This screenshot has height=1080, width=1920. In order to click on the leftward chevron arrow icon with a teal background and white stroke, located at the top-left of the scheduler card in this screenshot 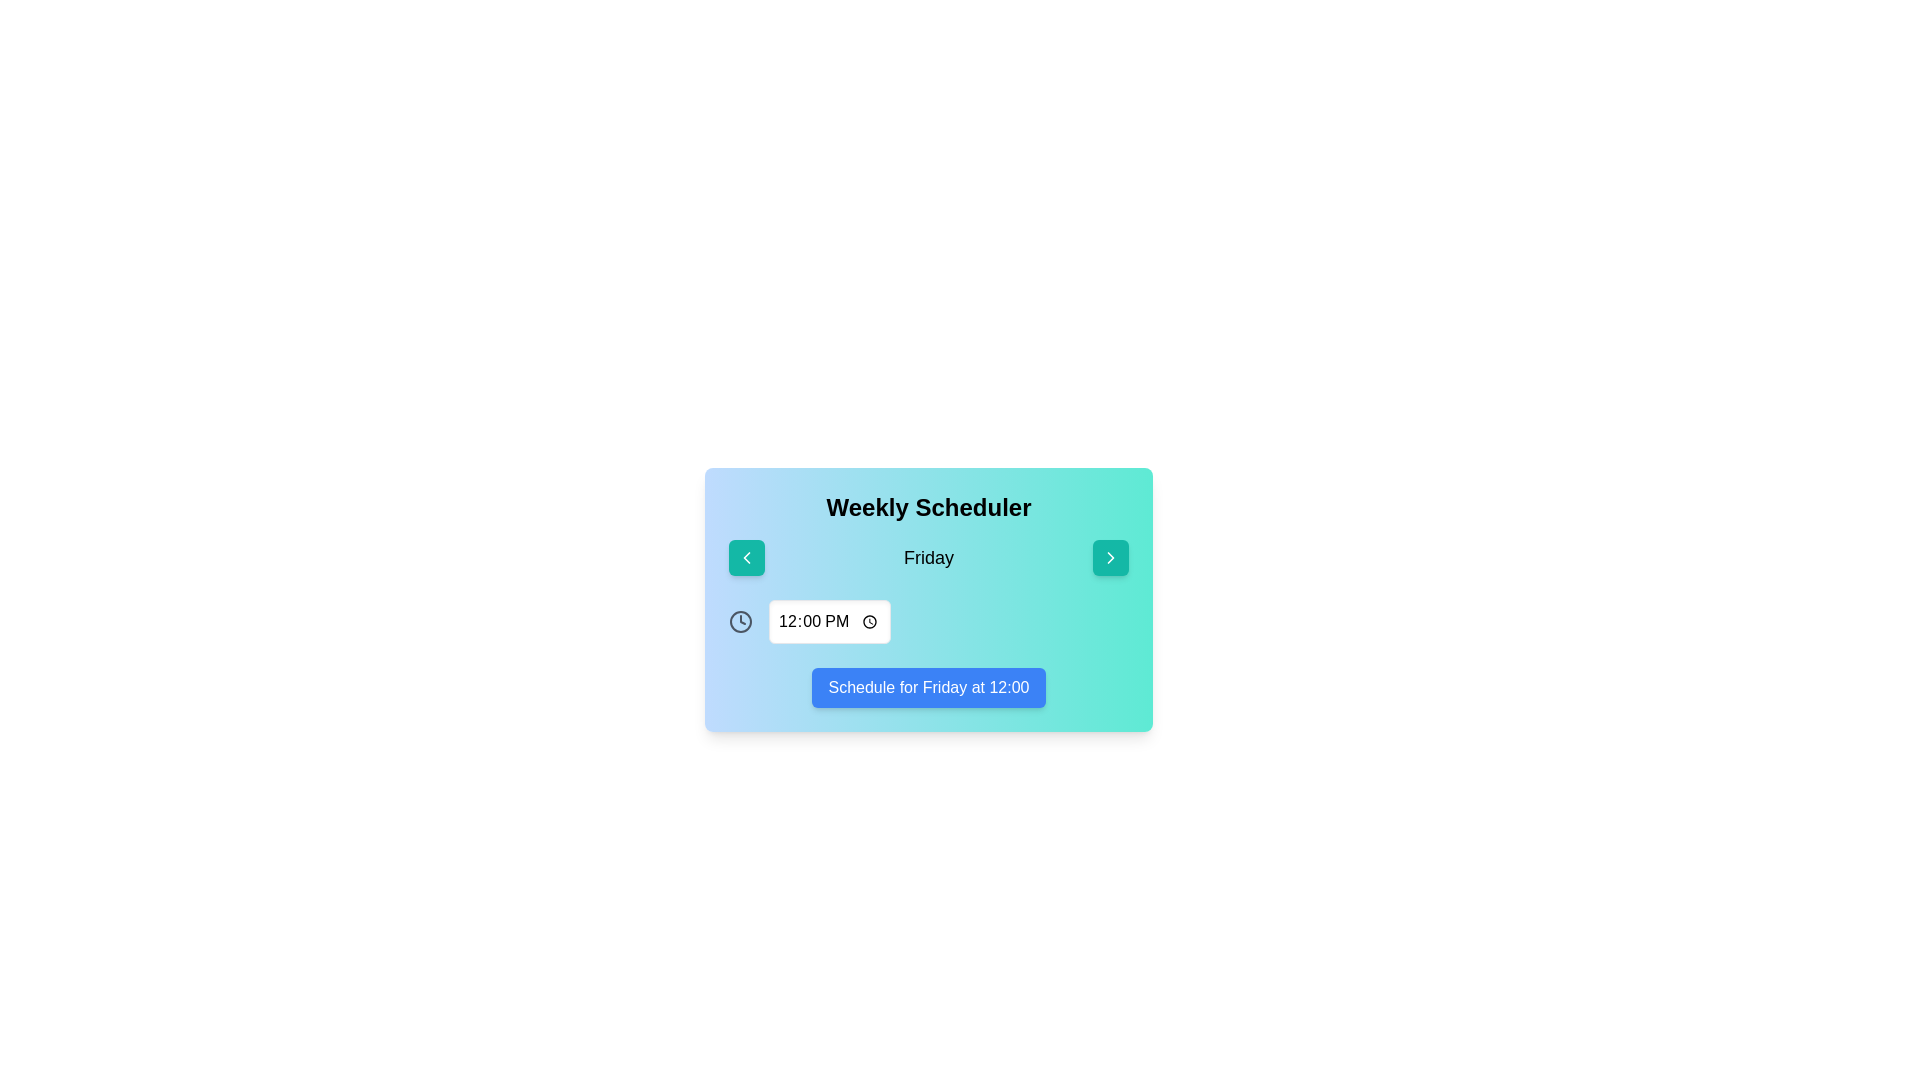, I will do `click(746, 558)`.